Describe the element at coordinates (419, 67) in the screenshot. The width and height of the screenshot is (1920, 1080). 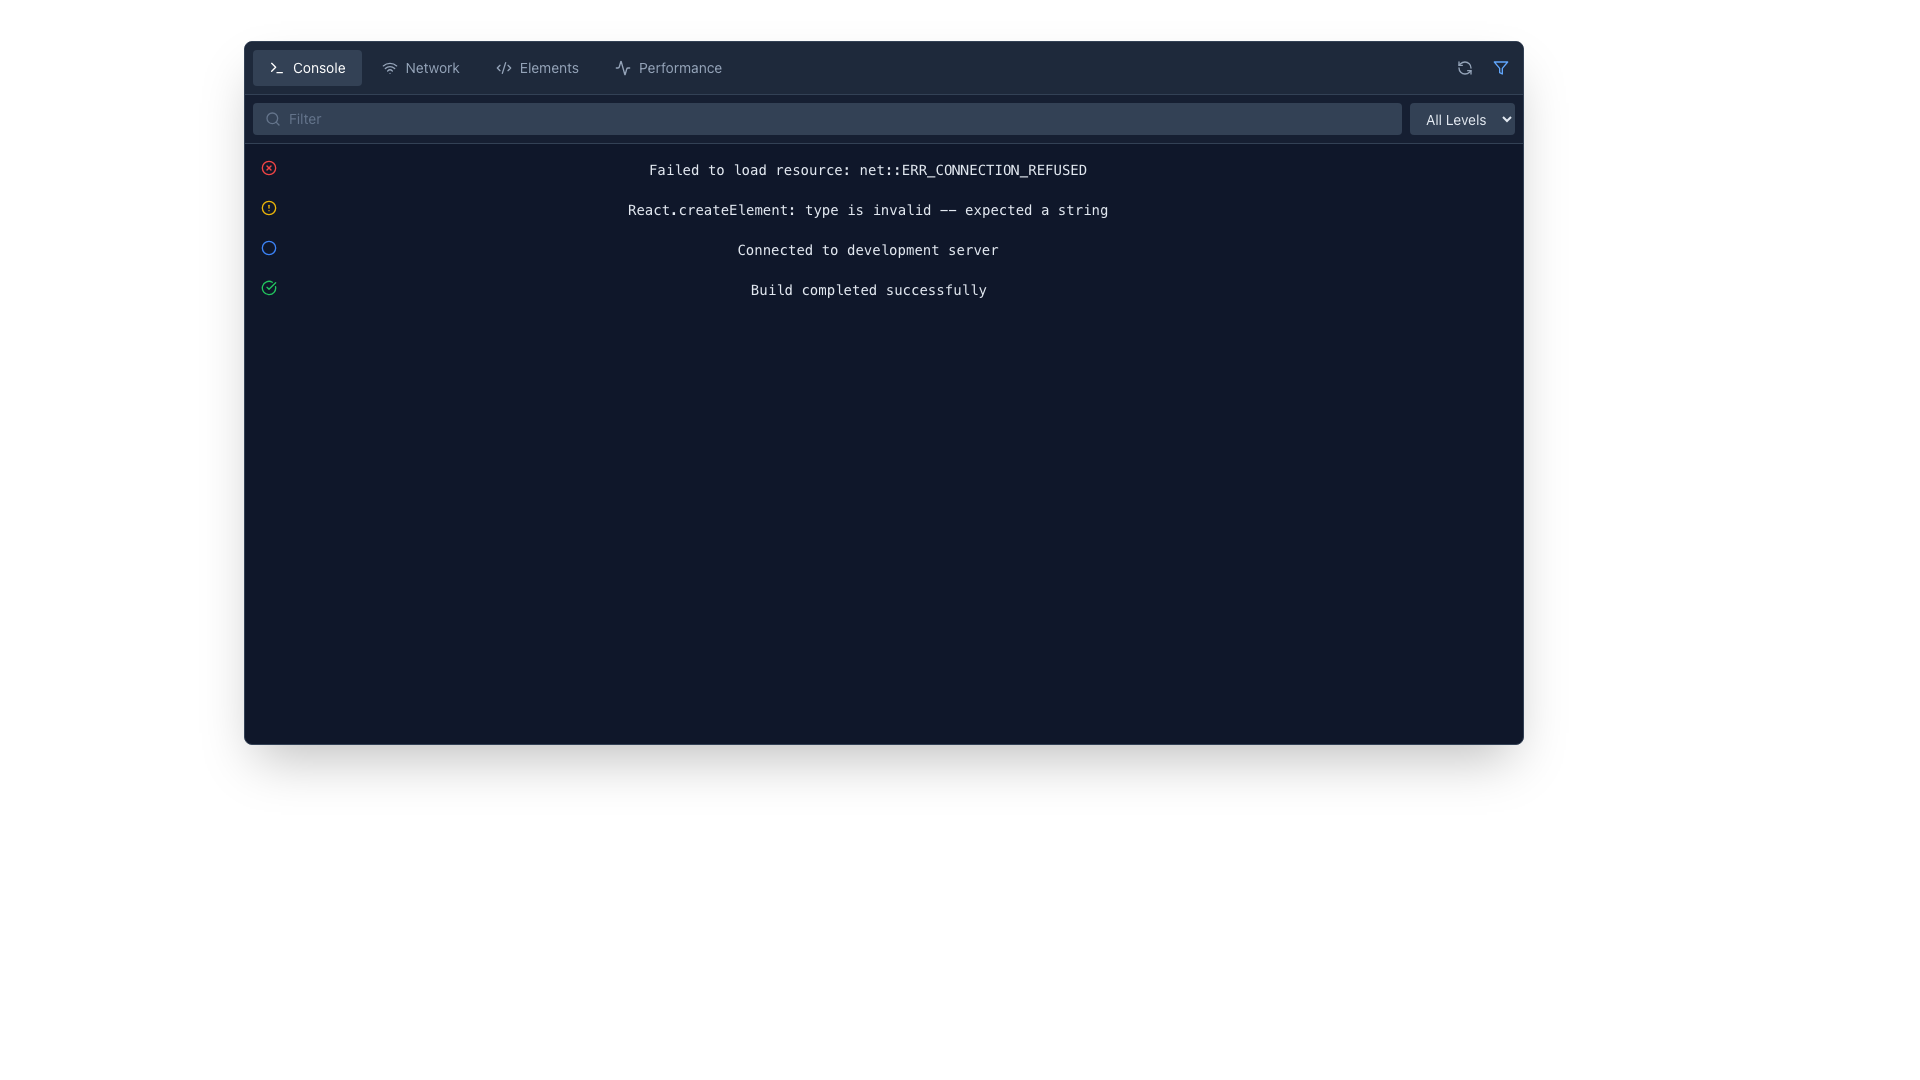
I see `the 'Network' button in the menu bar` at that location.